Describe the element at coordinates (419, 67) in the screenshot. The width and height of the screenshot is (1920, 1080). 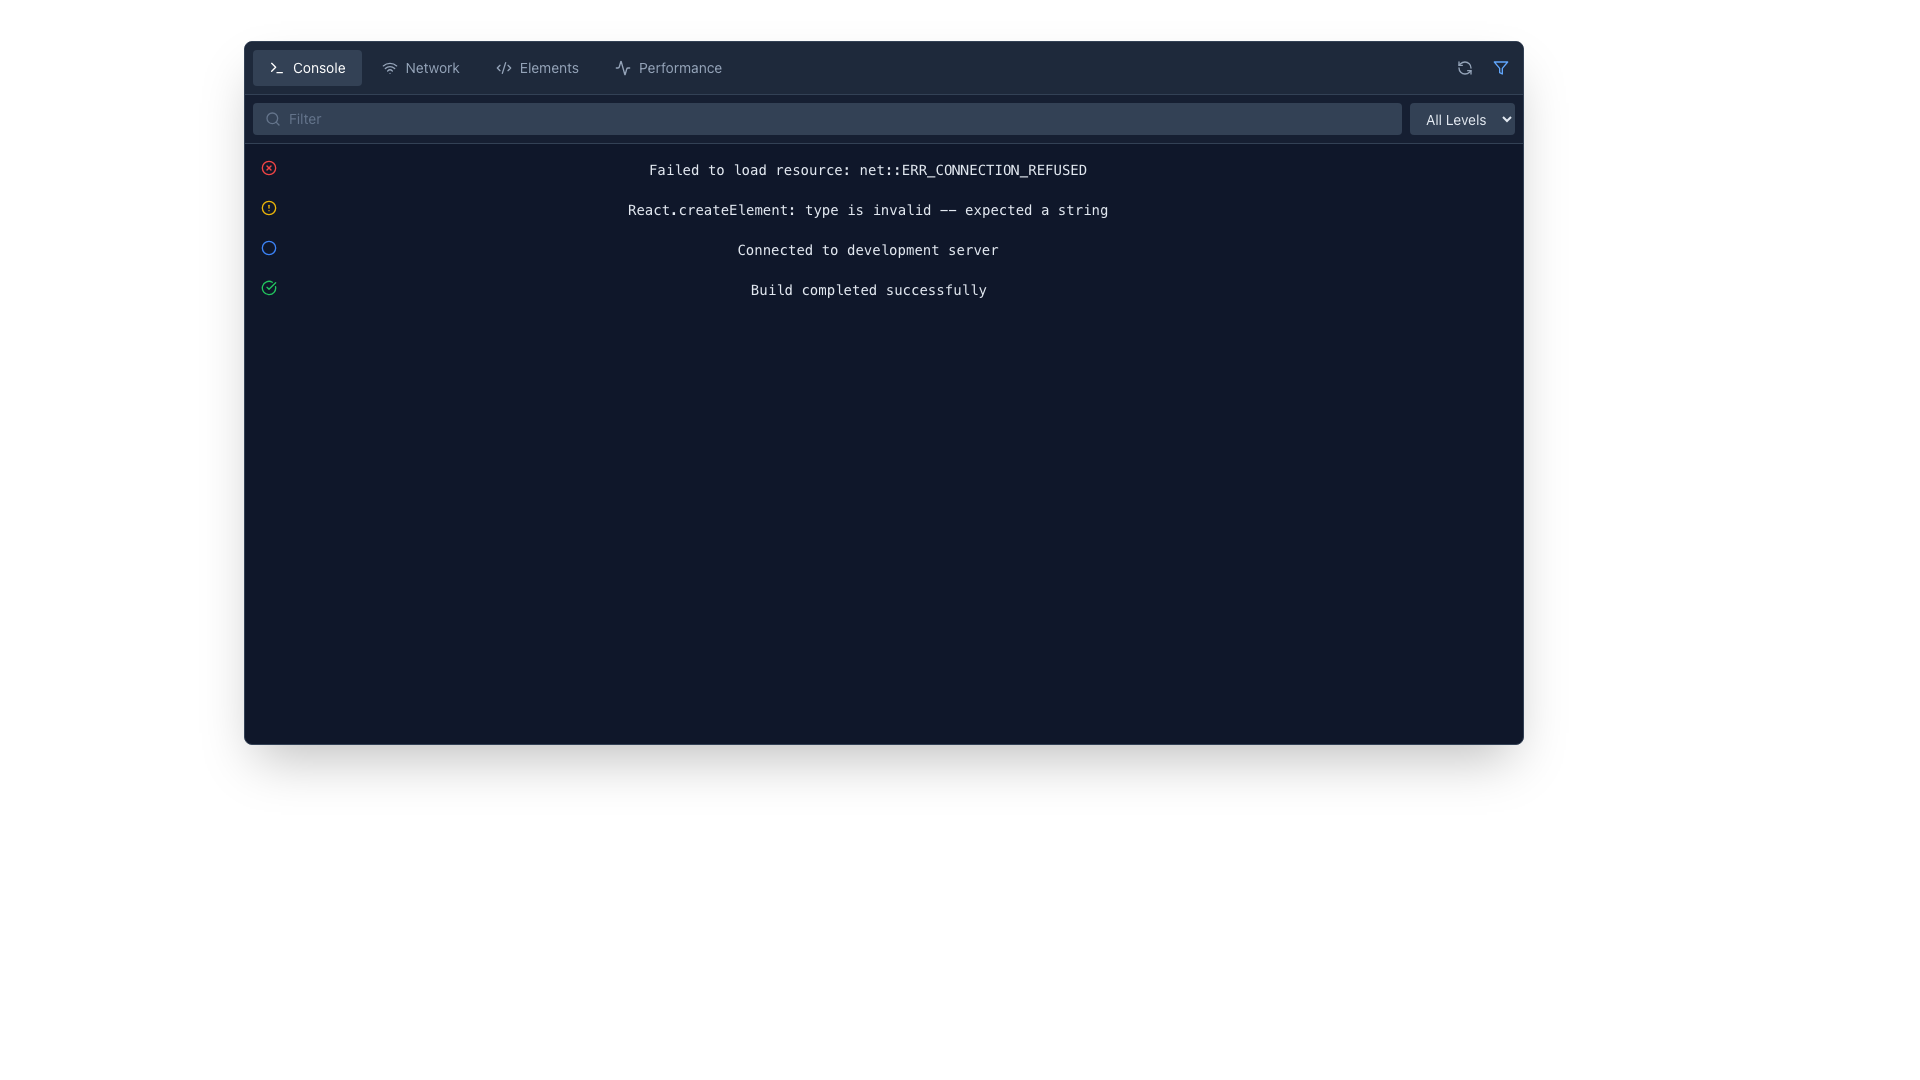
I see `the 'Network' button in the menu bar` at that location.